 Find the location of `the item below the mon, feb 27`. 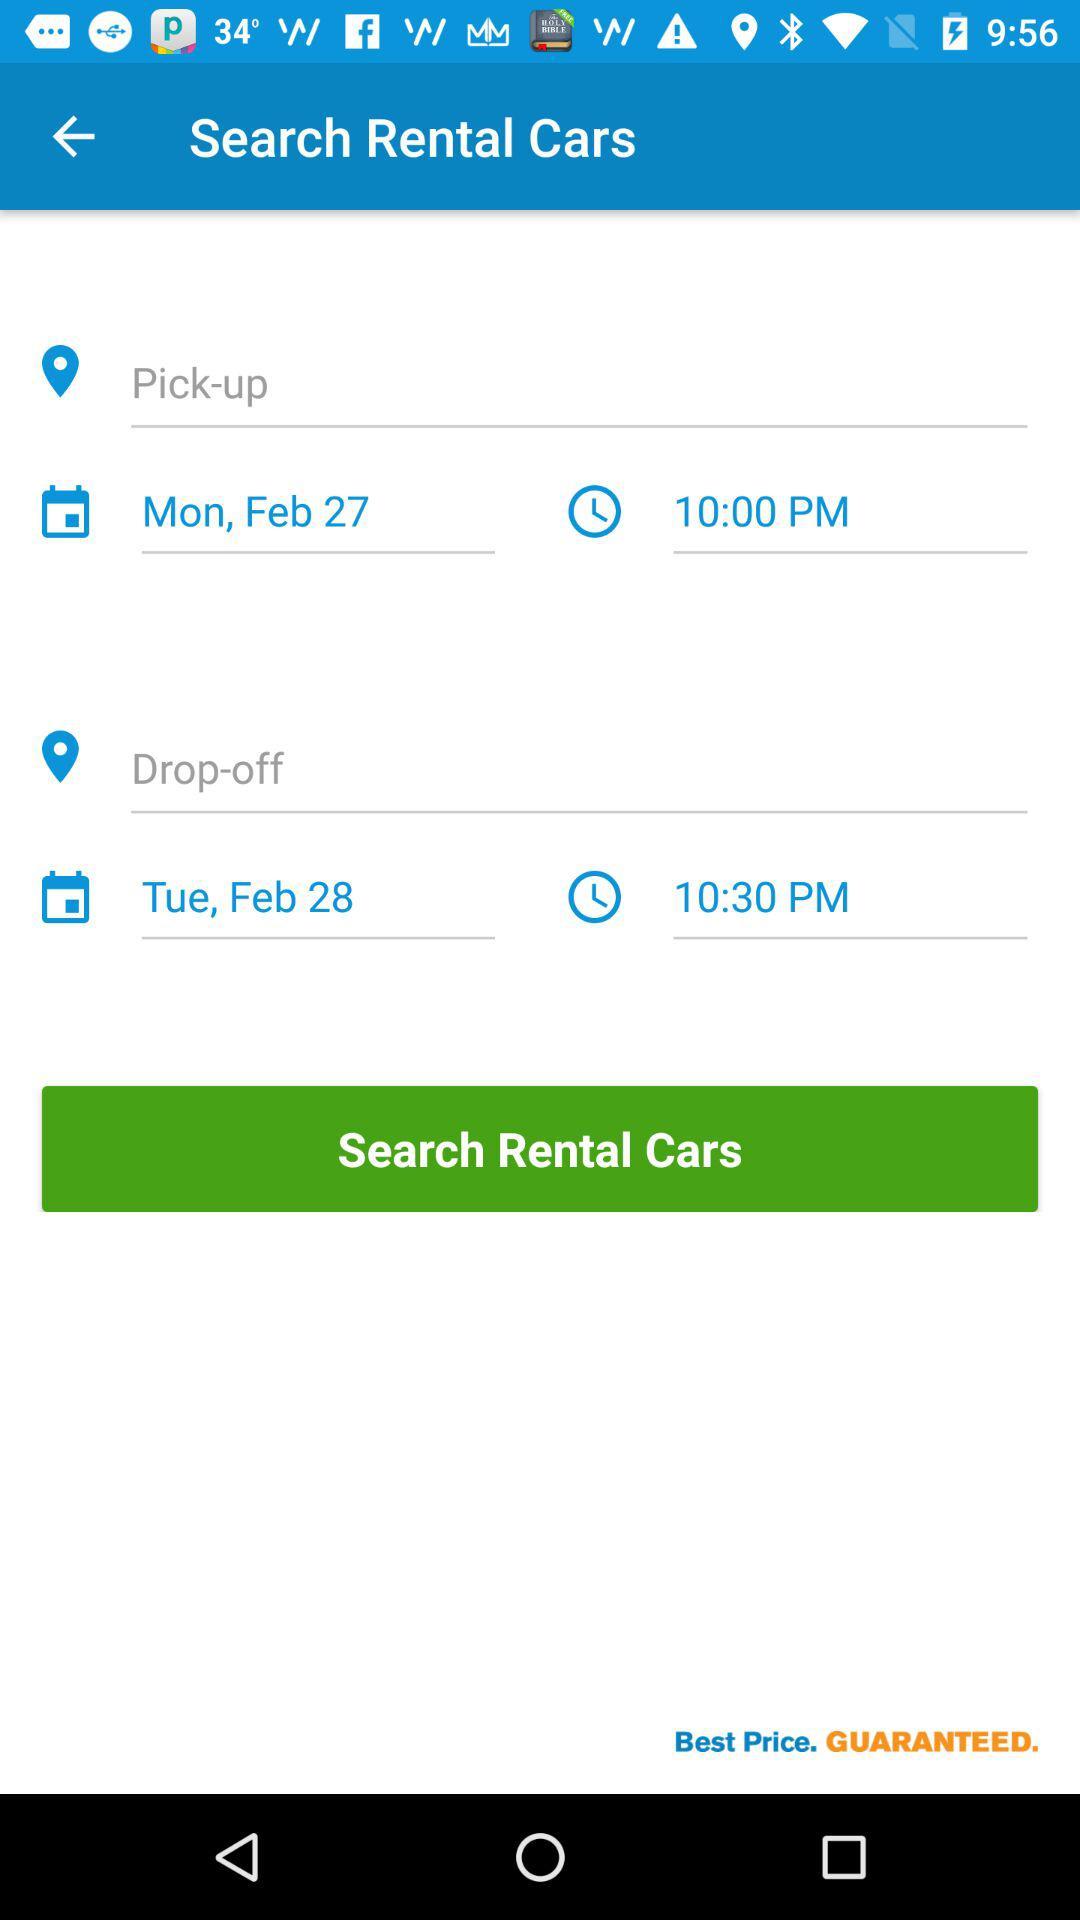

the item below the mon, feb 27 is located at coordinates (579, 770).